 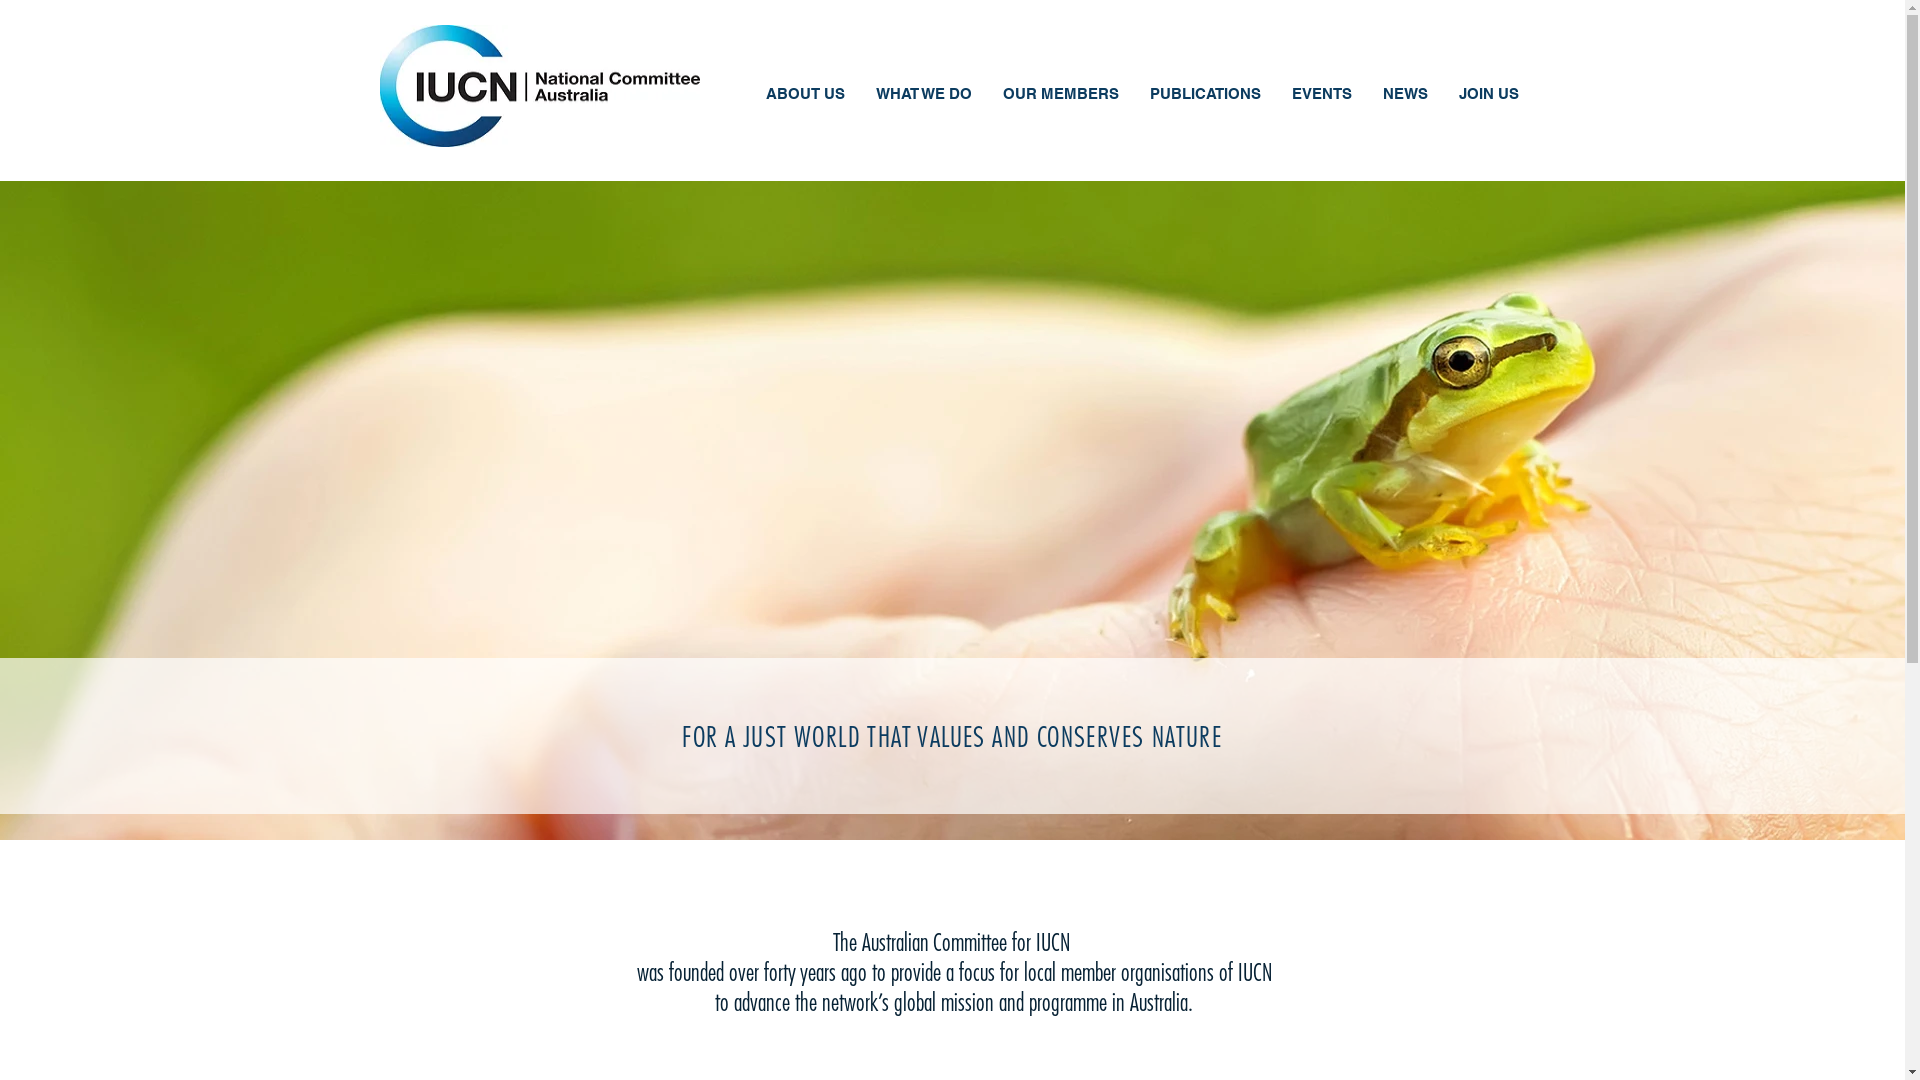 What do you see at coordinates (1365, 95) in the screenshot?
I see `'NEWS'` at bounding box center [1365, 95].